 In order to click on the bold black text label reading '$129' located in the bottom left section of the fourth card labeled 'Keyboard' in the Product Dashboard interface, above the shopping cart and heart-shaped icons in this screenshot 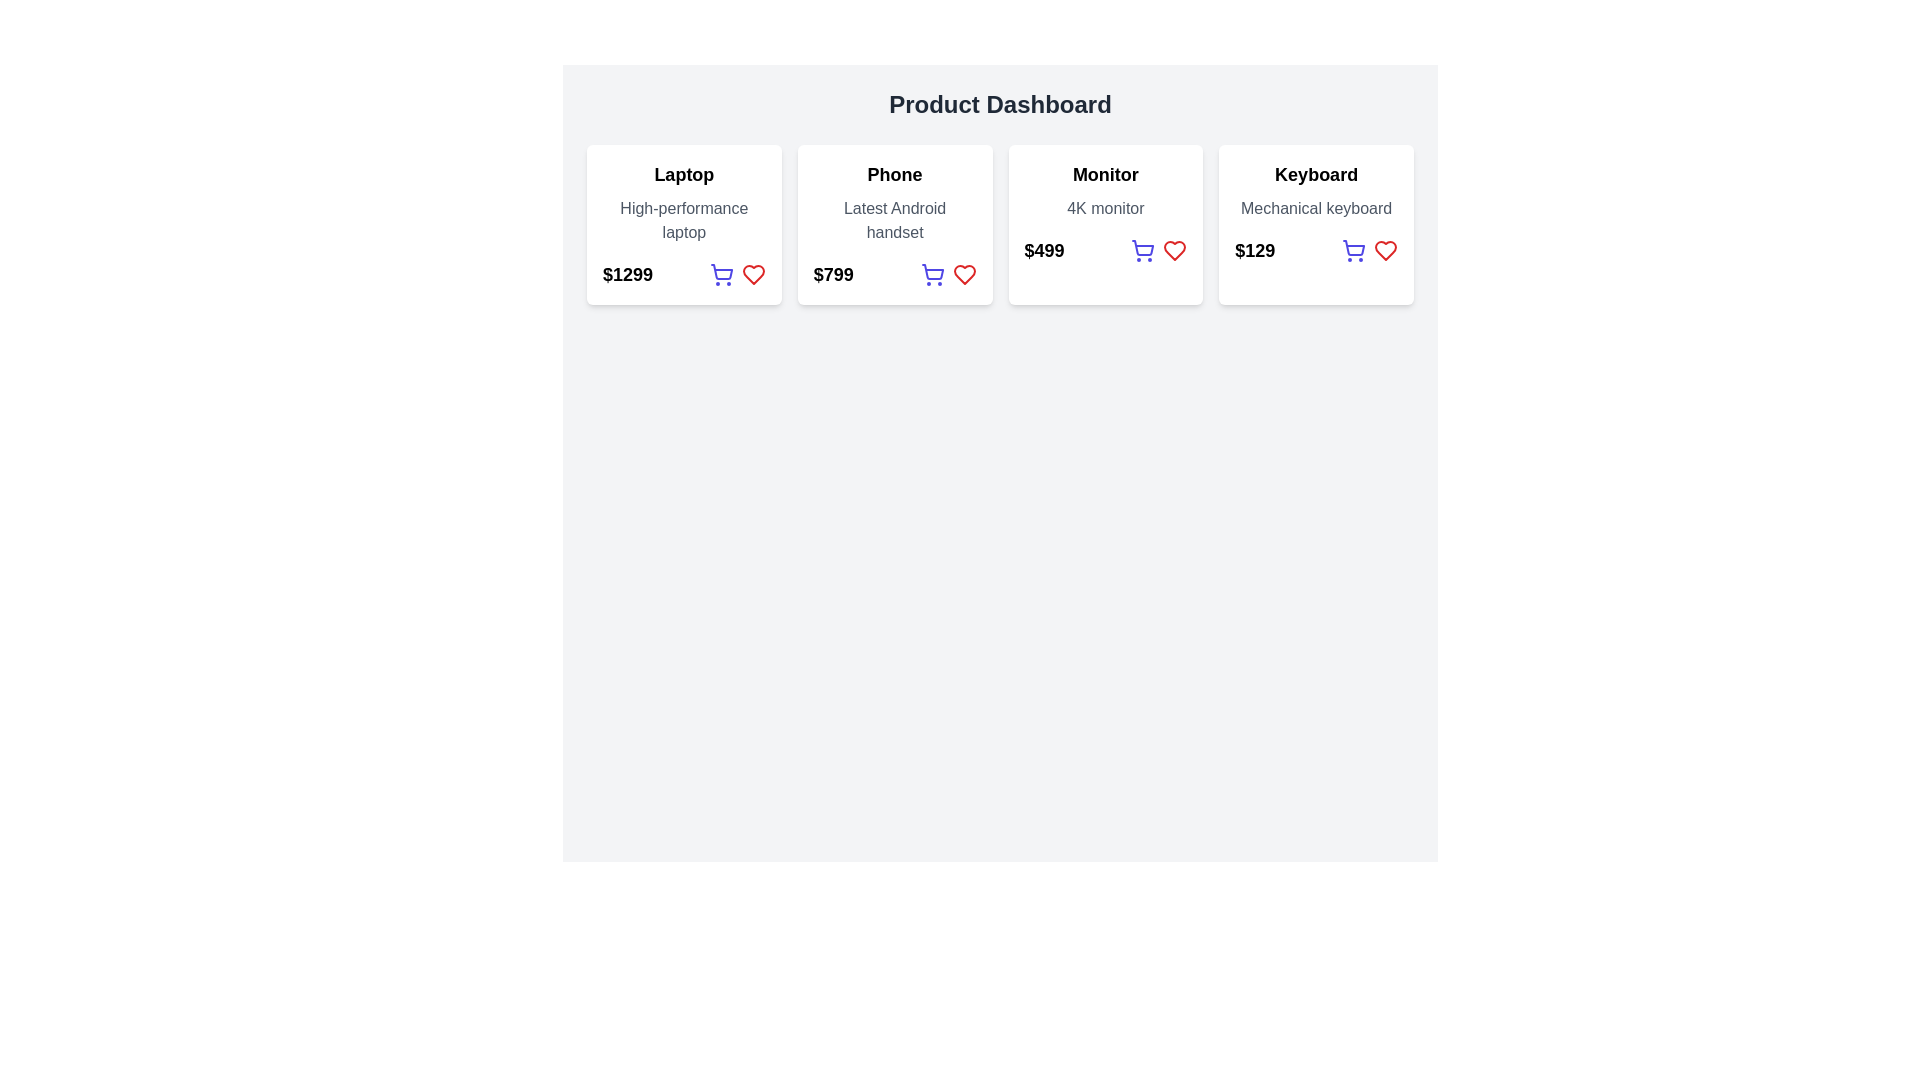, I will do `click(1254, 249)`.